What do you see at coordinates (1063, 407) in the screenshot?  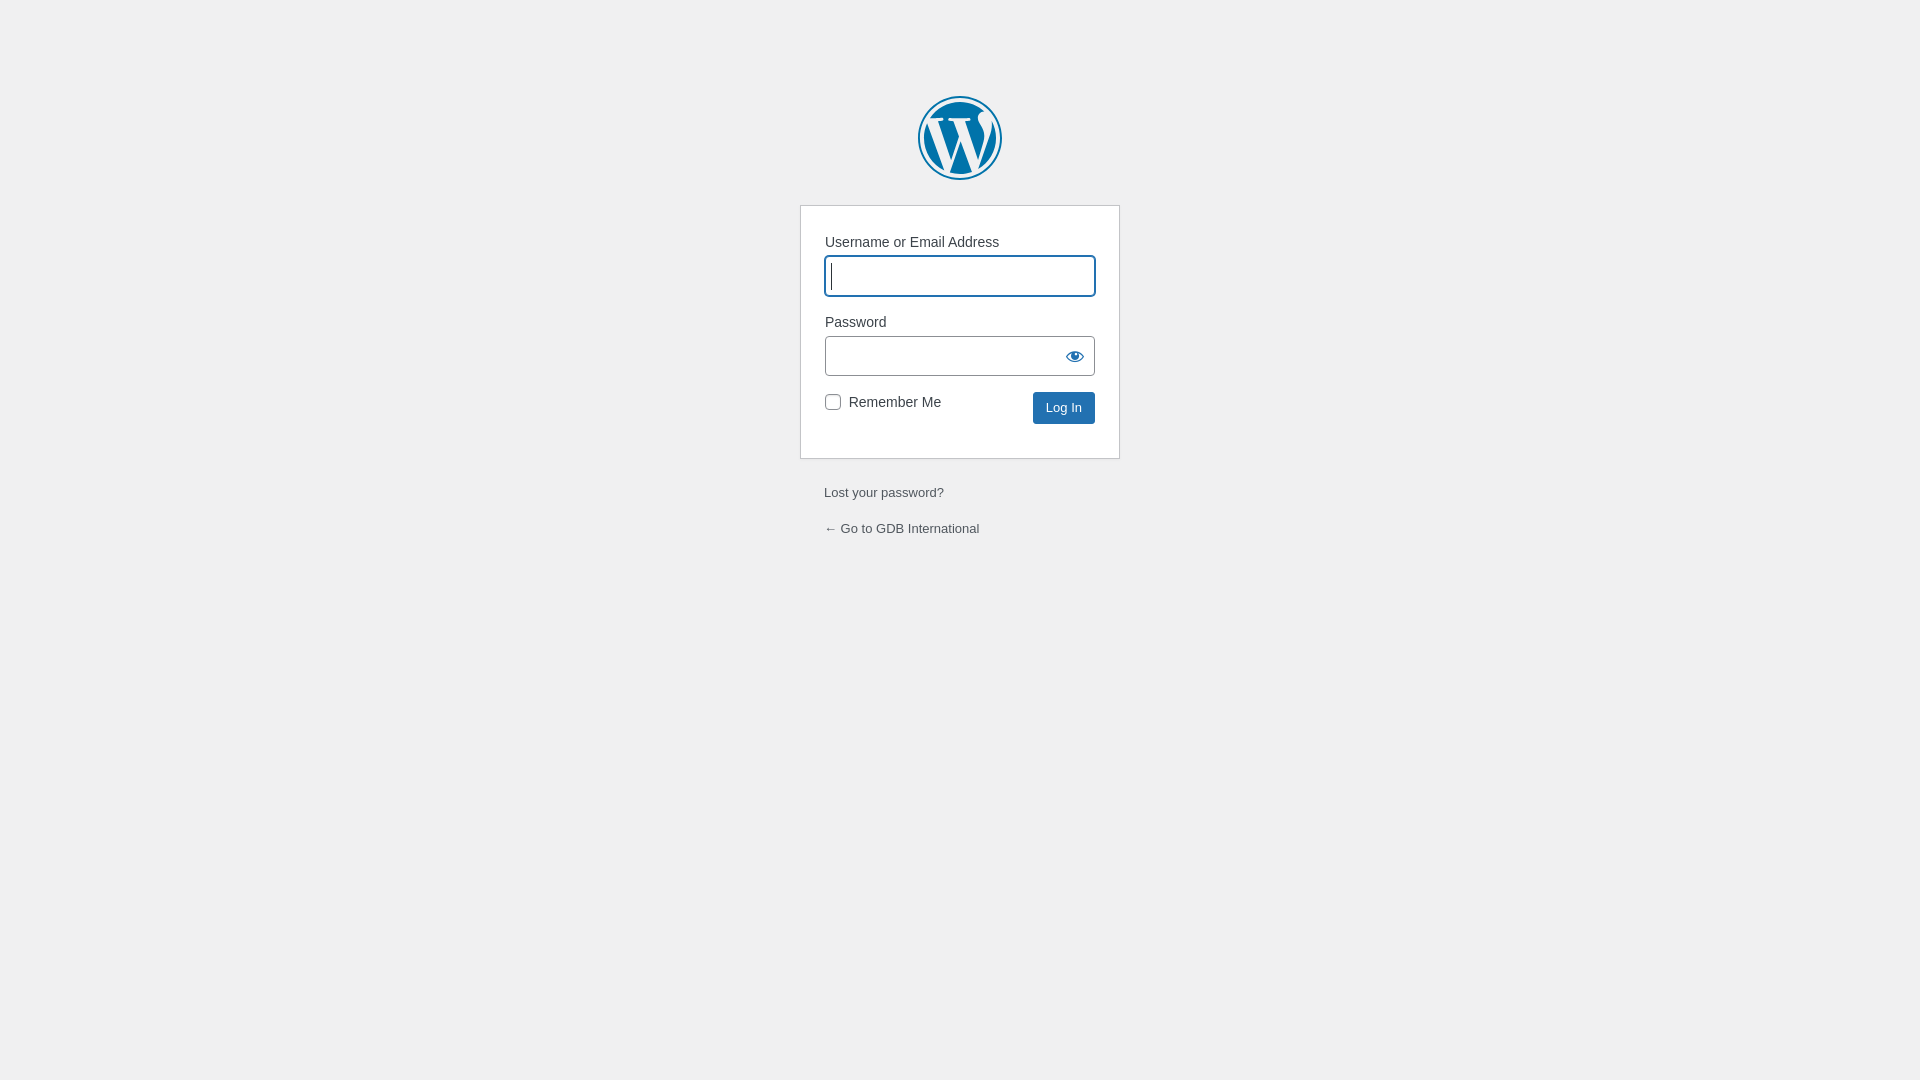 I see `'Log In'` at bounding box center [1063, 407].